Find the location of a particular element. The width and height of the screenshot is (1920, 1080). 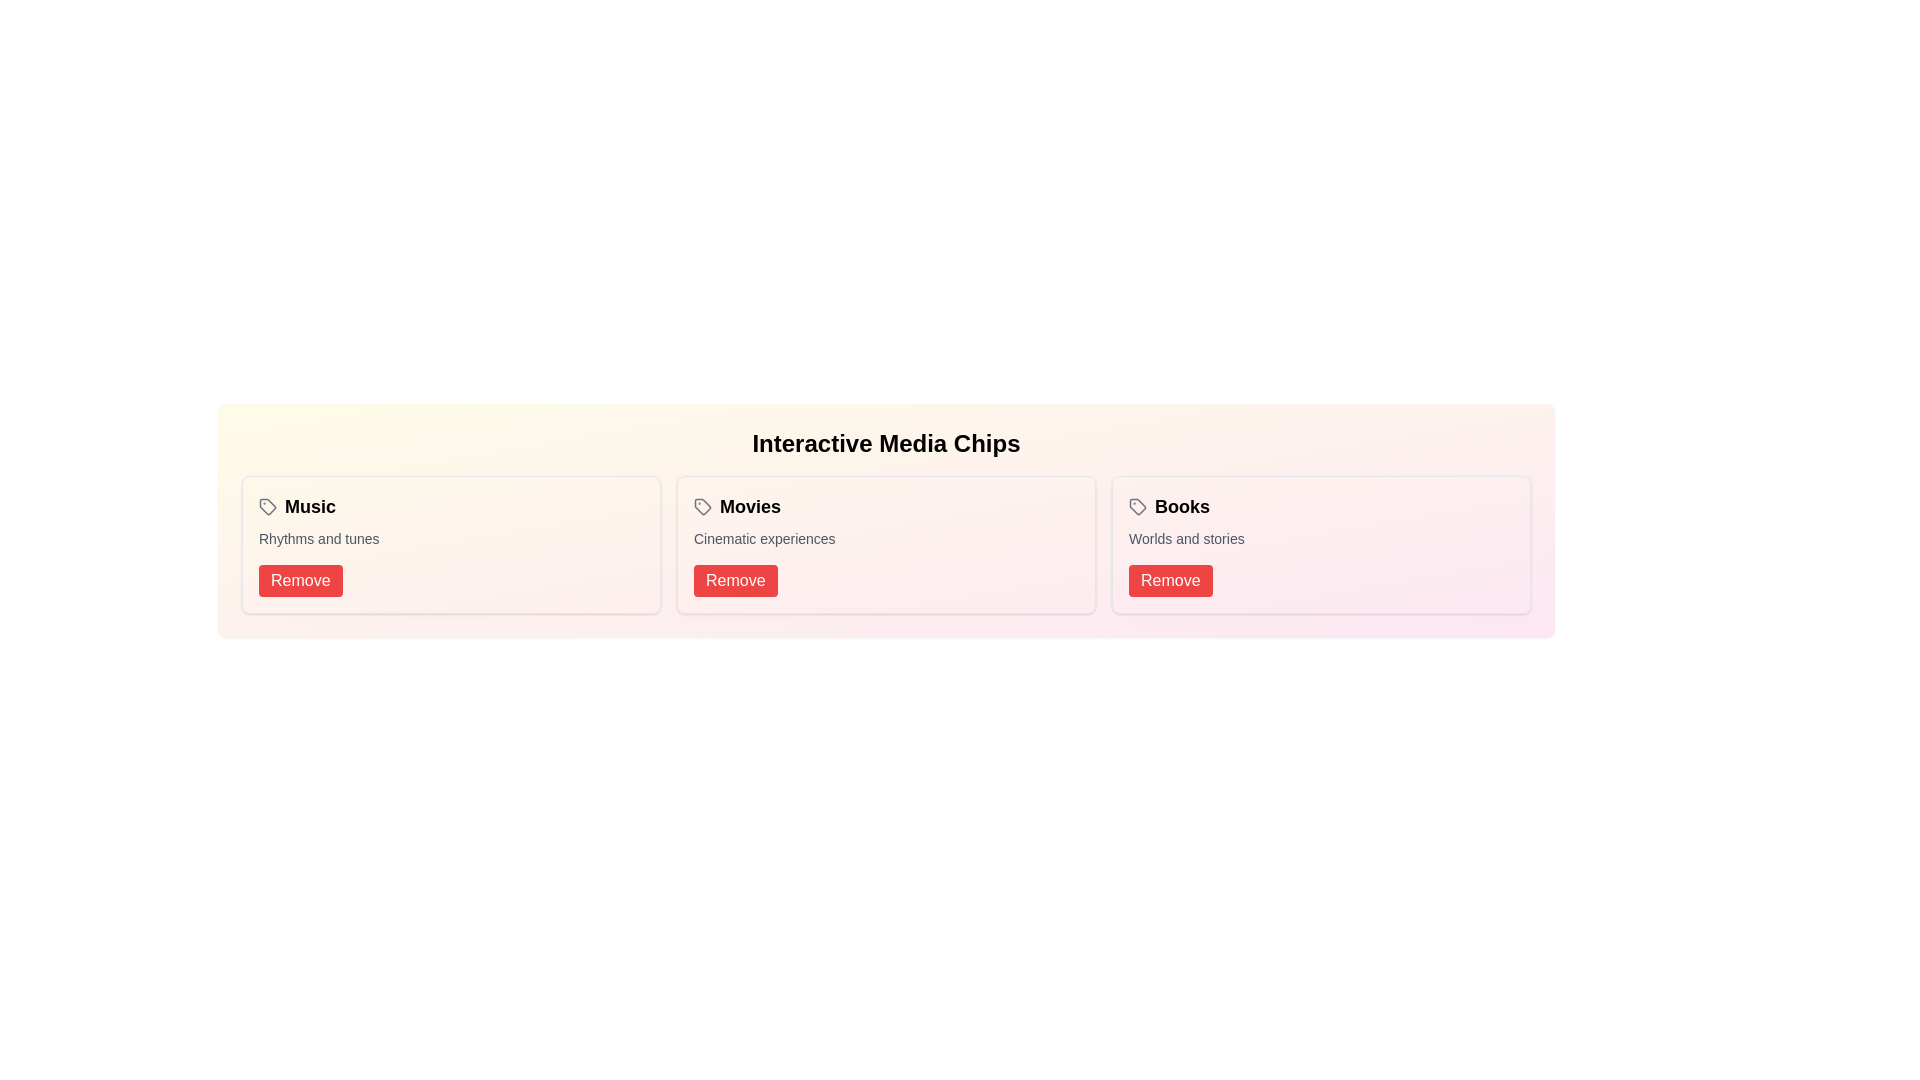

the chip labeled Music to view its hover effects is located at coordinates (296, 505).